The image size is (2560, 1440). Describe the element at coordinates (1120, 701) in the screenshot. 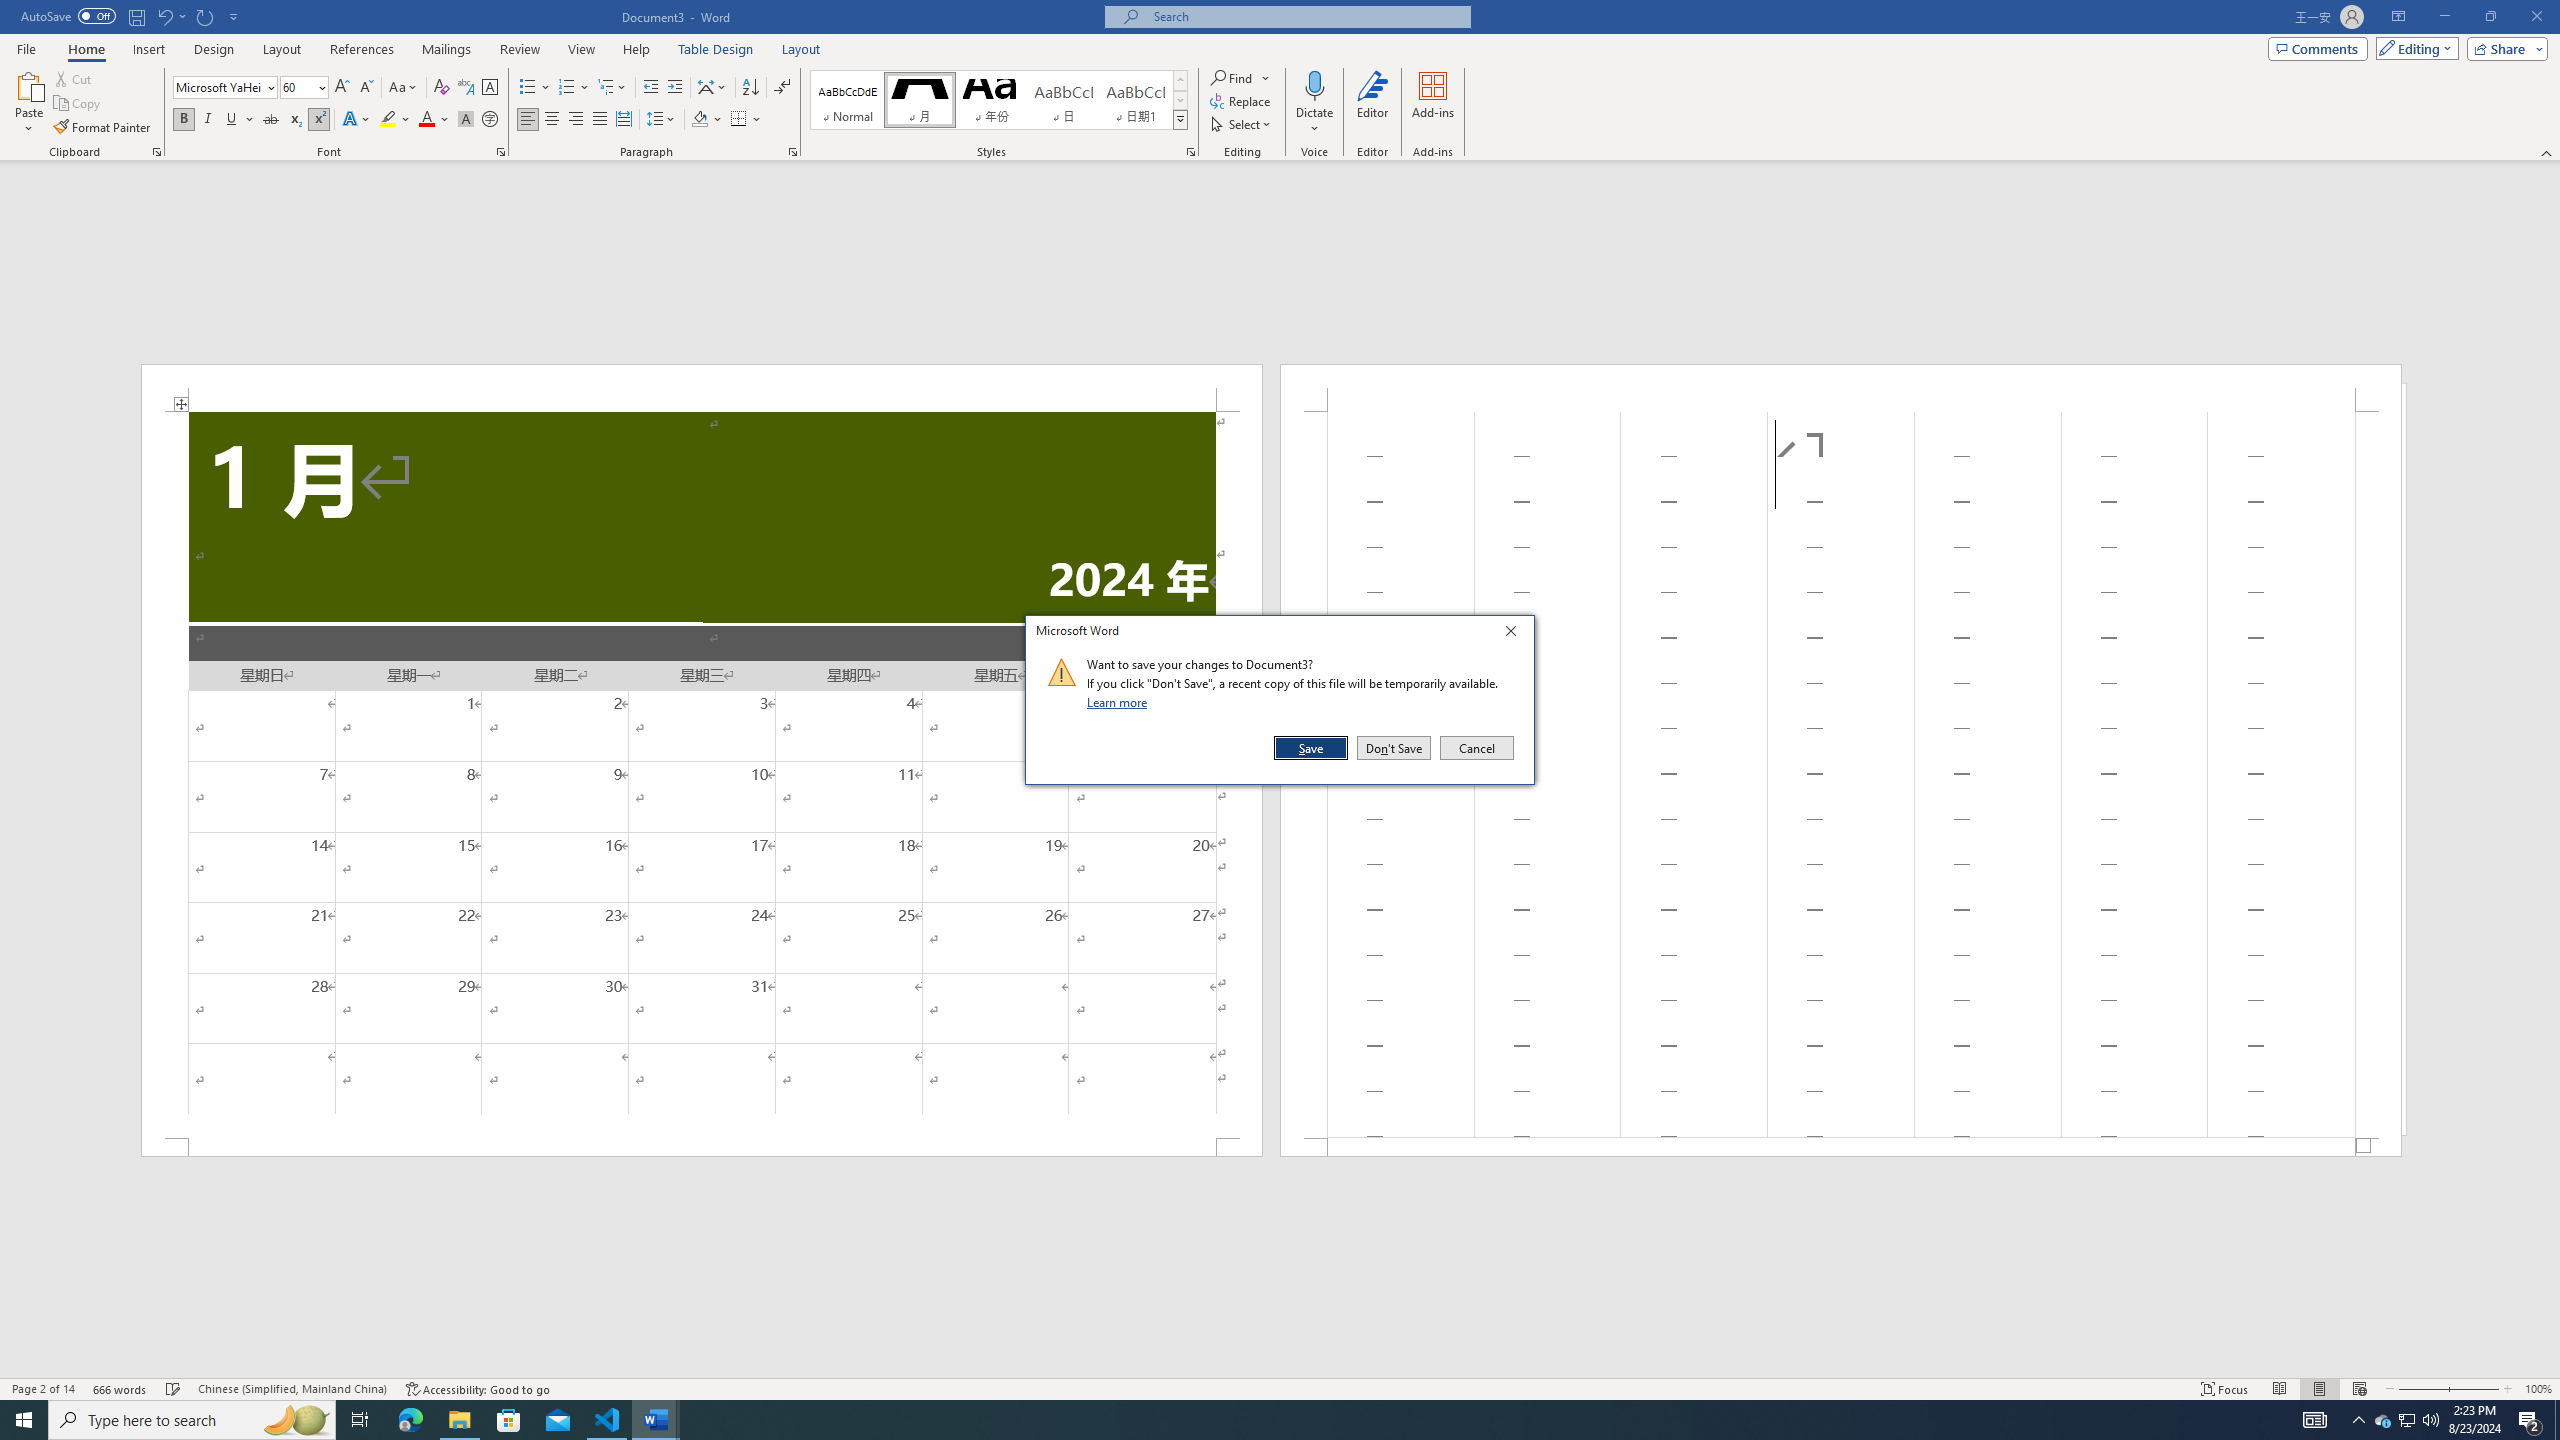

I see `'Learn more'` at that location.